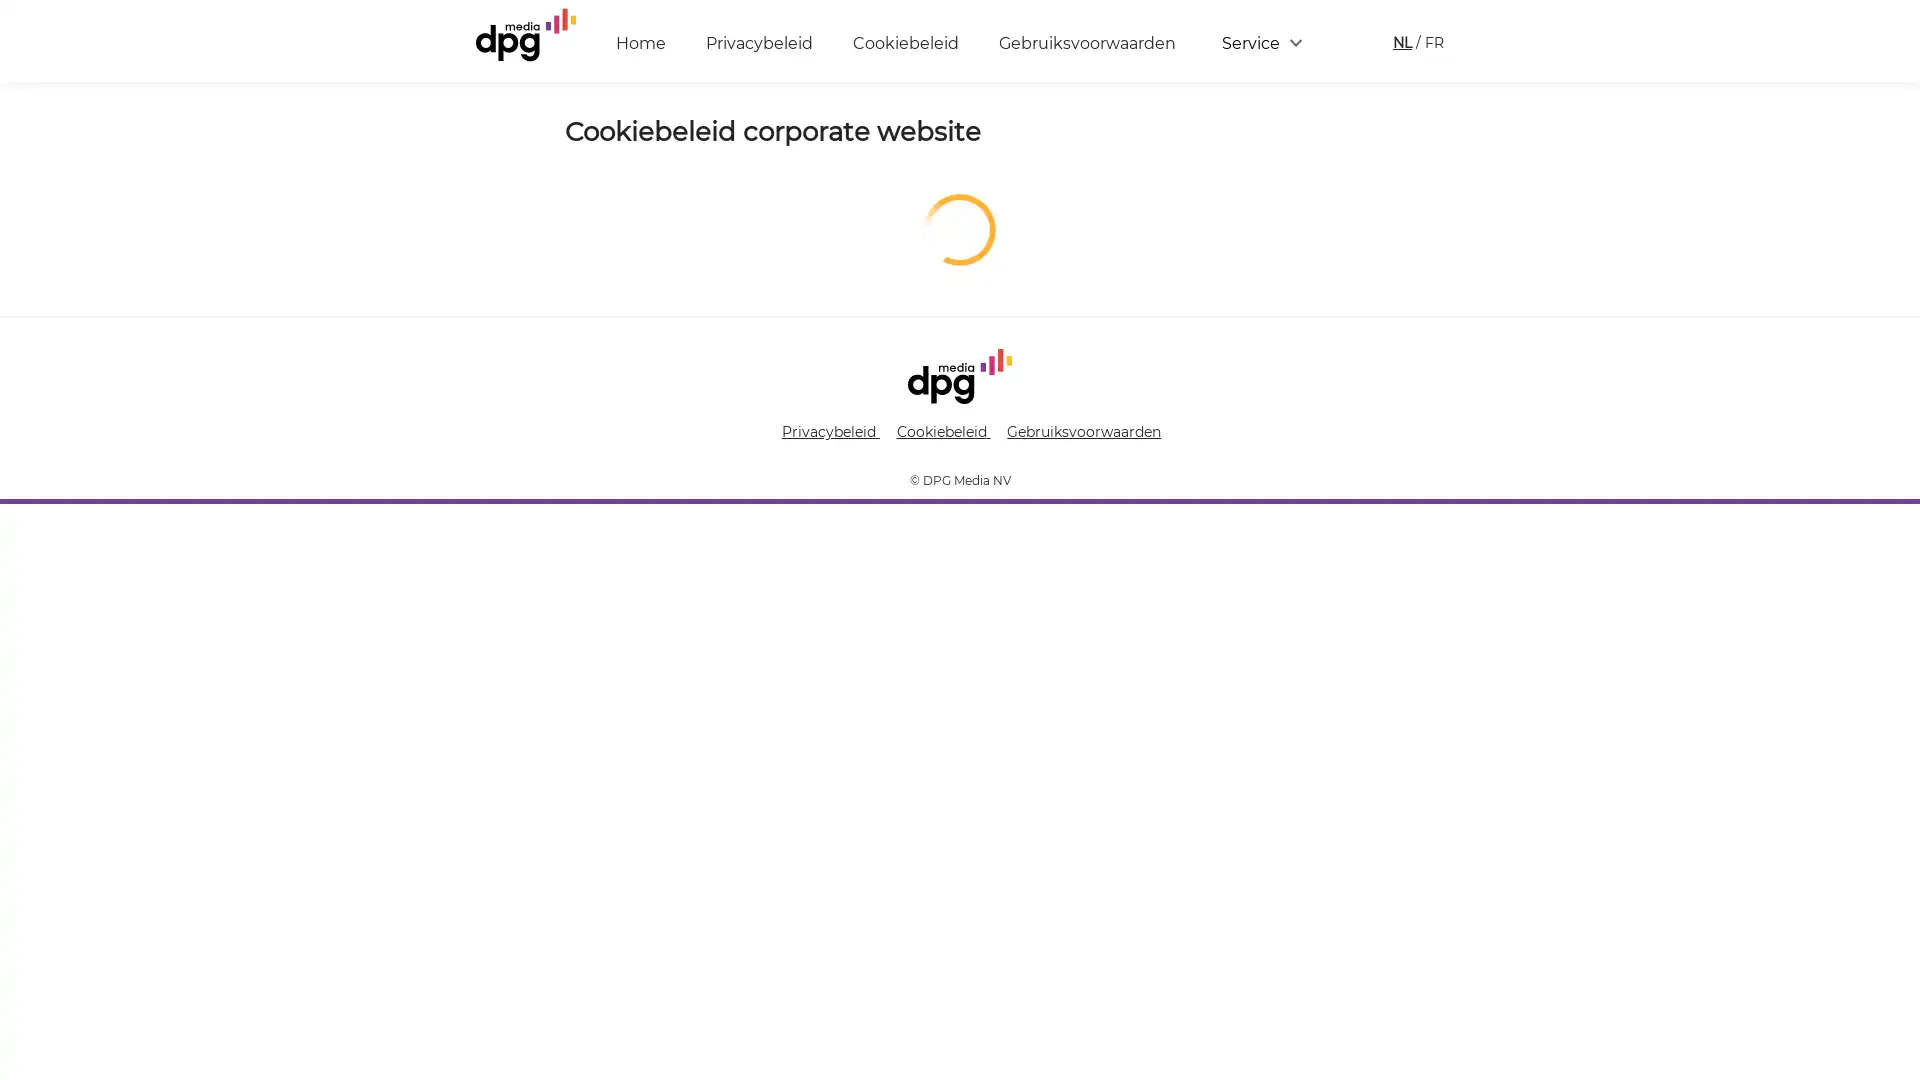 This screenshot has width=1920, height=1080. Describe the element at coordinates (1894, 784) in the screenshot. I see `close icon` at that location.